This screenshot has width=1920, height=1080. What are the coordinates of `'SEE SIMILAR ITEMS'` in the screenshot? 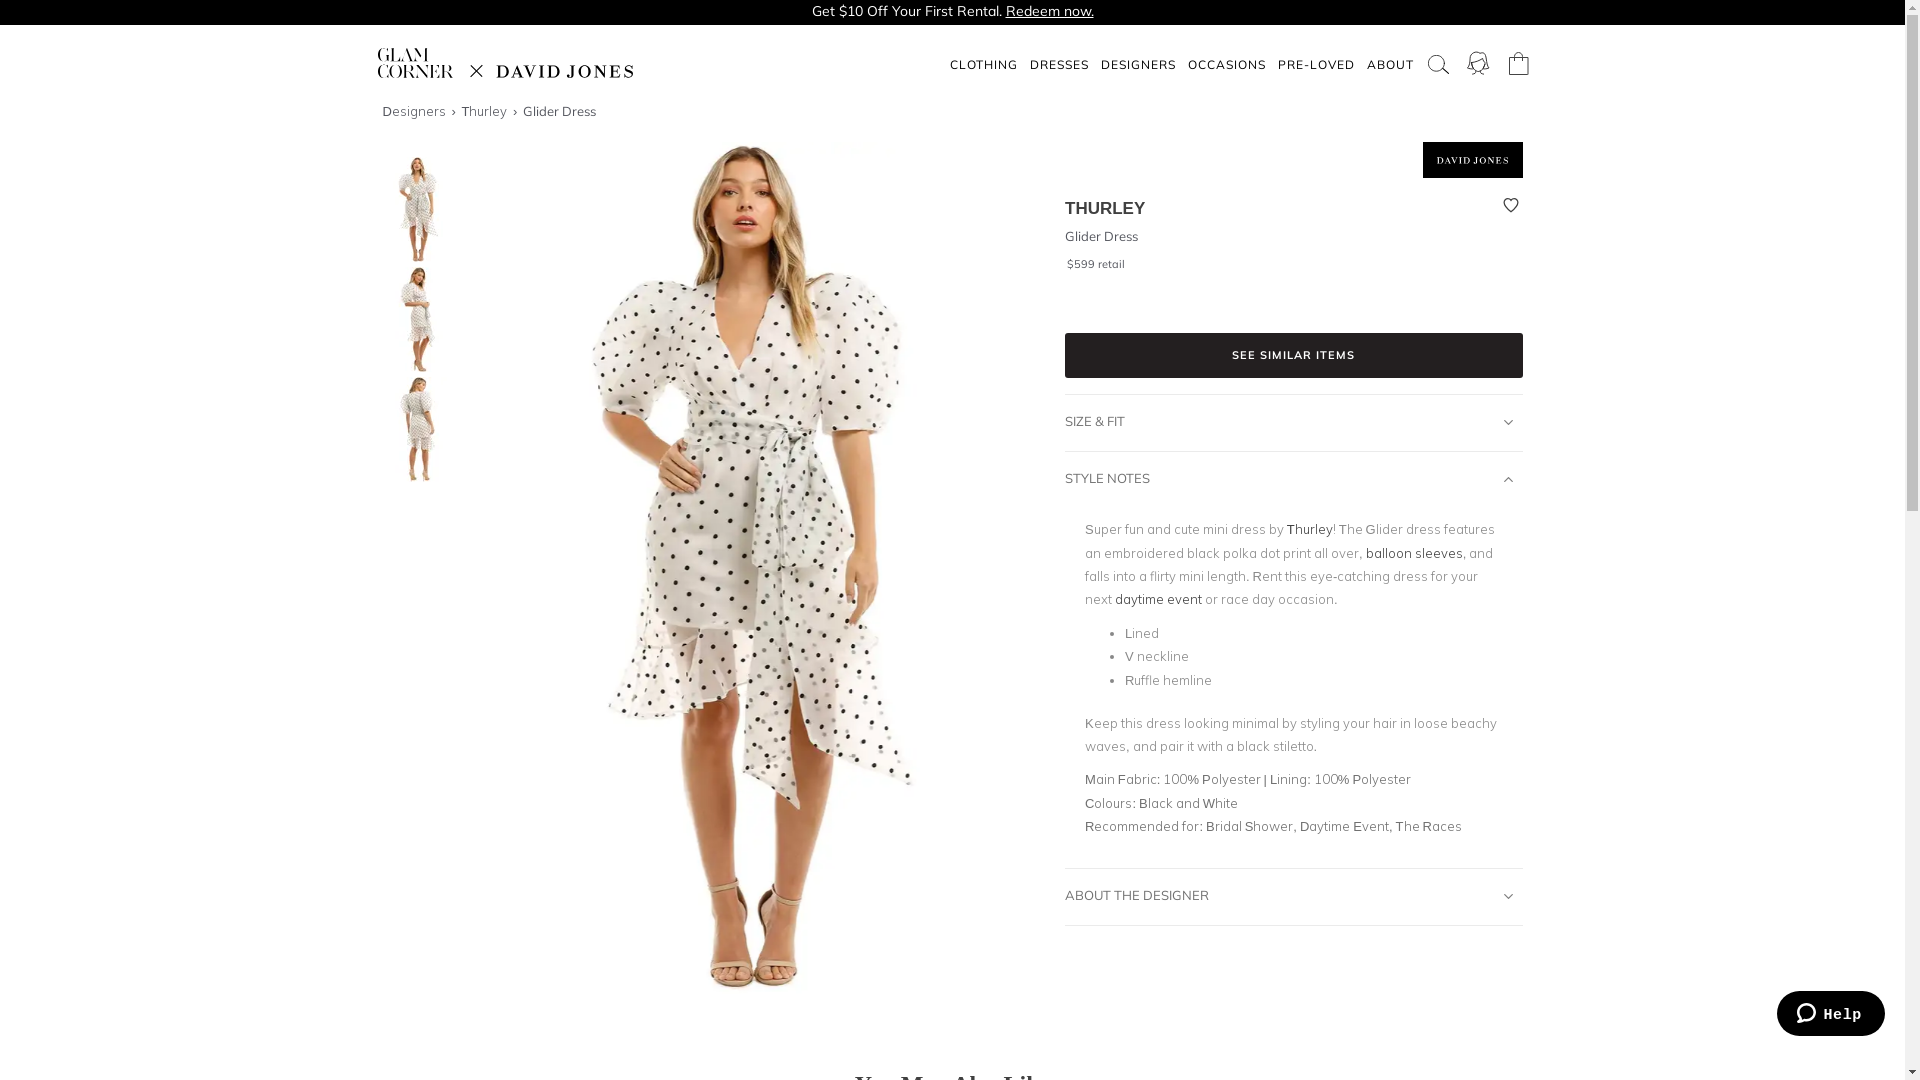 It's located at (1294, 354).